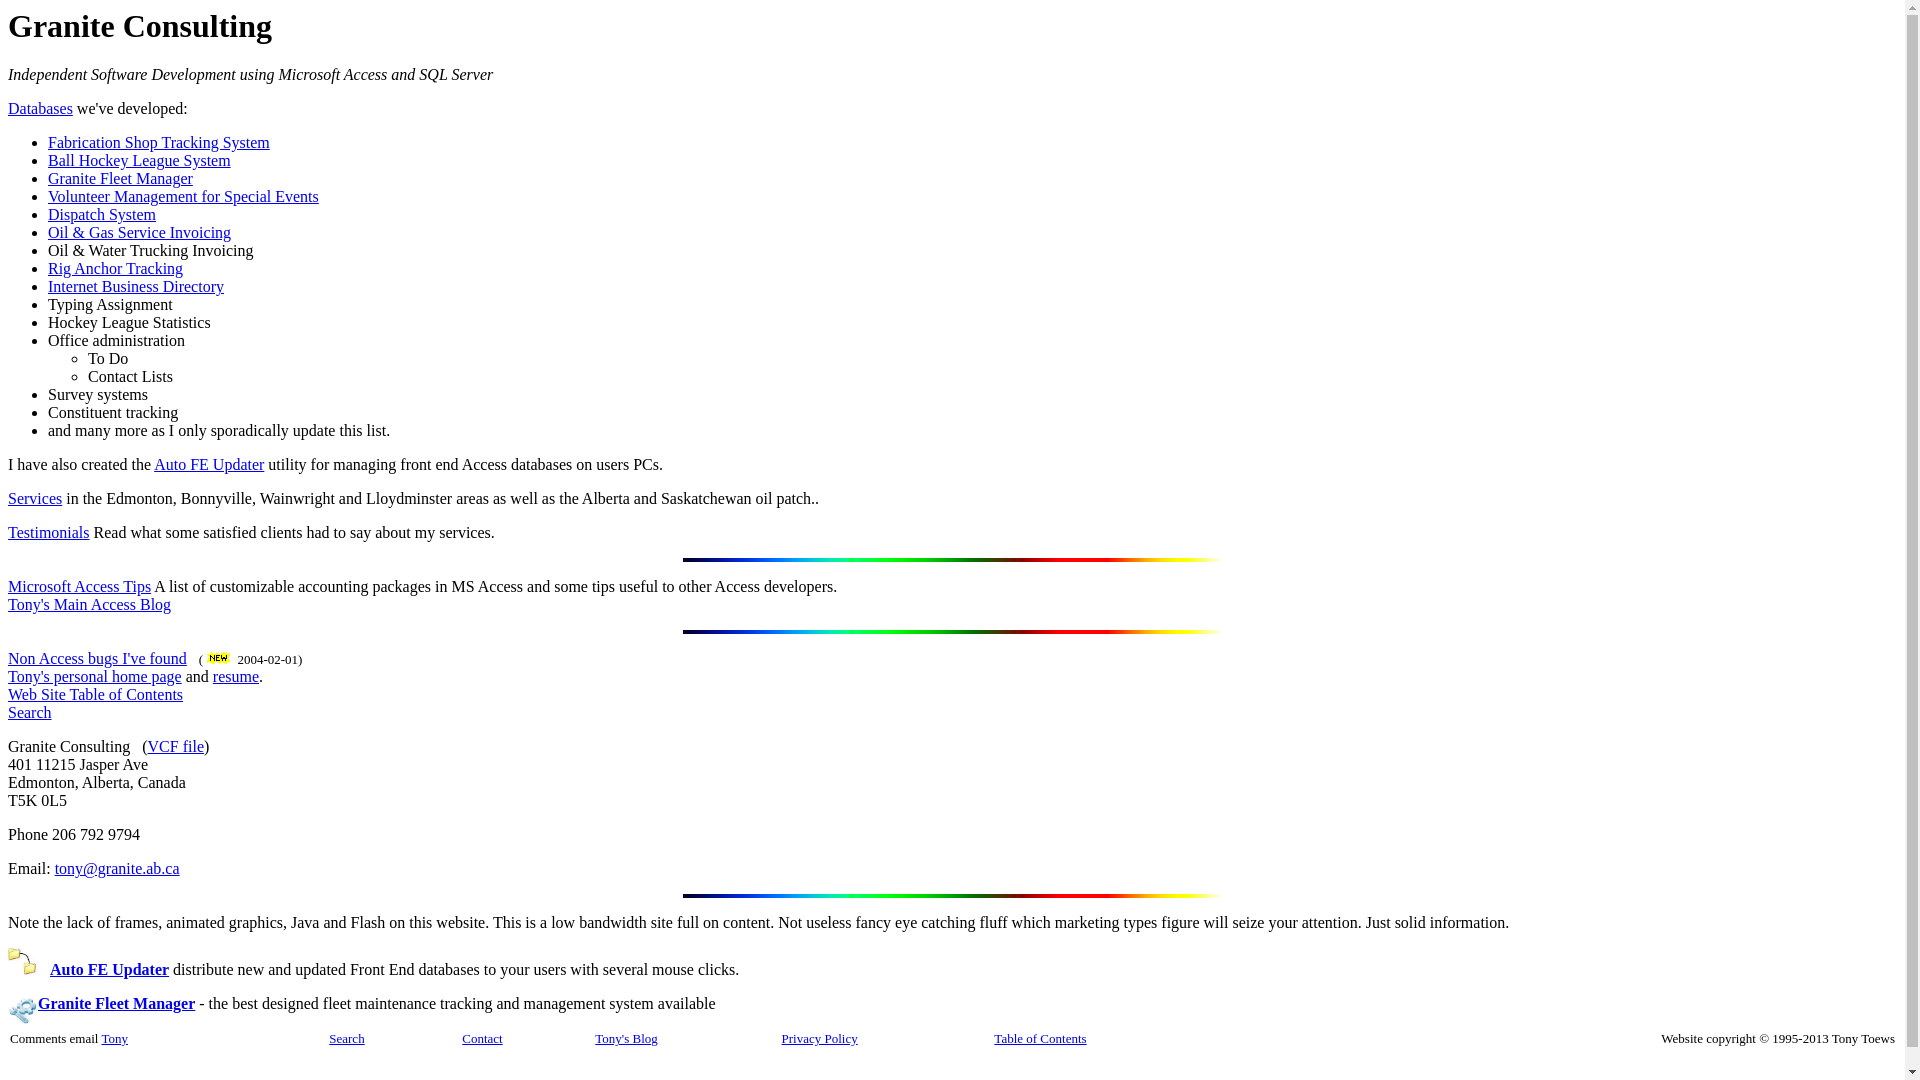 The image size is (1920, 1080). What do you see at coordinates (48, 531) in the screenshot?
I see `'Testimonials'` at bounding box center [48, 531].